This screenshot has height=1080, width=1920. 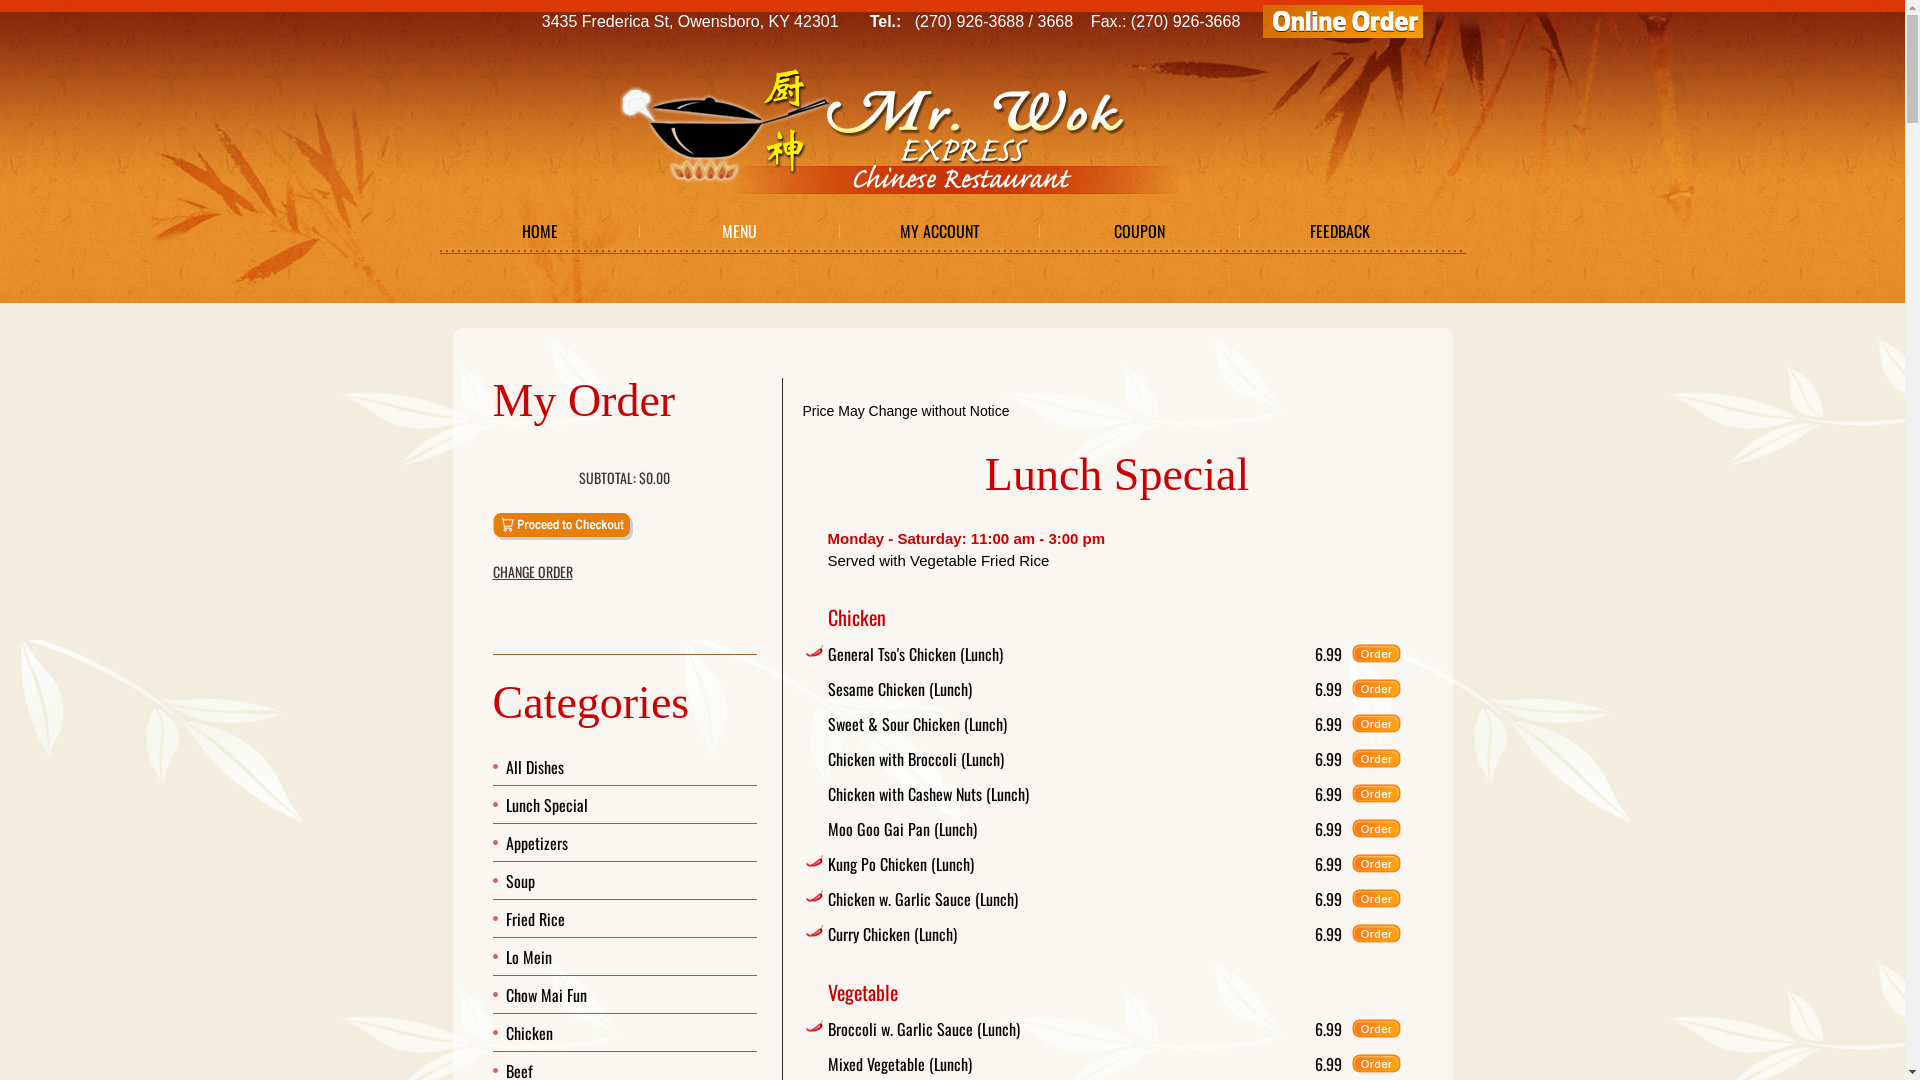 What do you see at coordinates (535, 918) in the screenshot?
I see `'Fried Rice'` at bounding box center [535, 918].